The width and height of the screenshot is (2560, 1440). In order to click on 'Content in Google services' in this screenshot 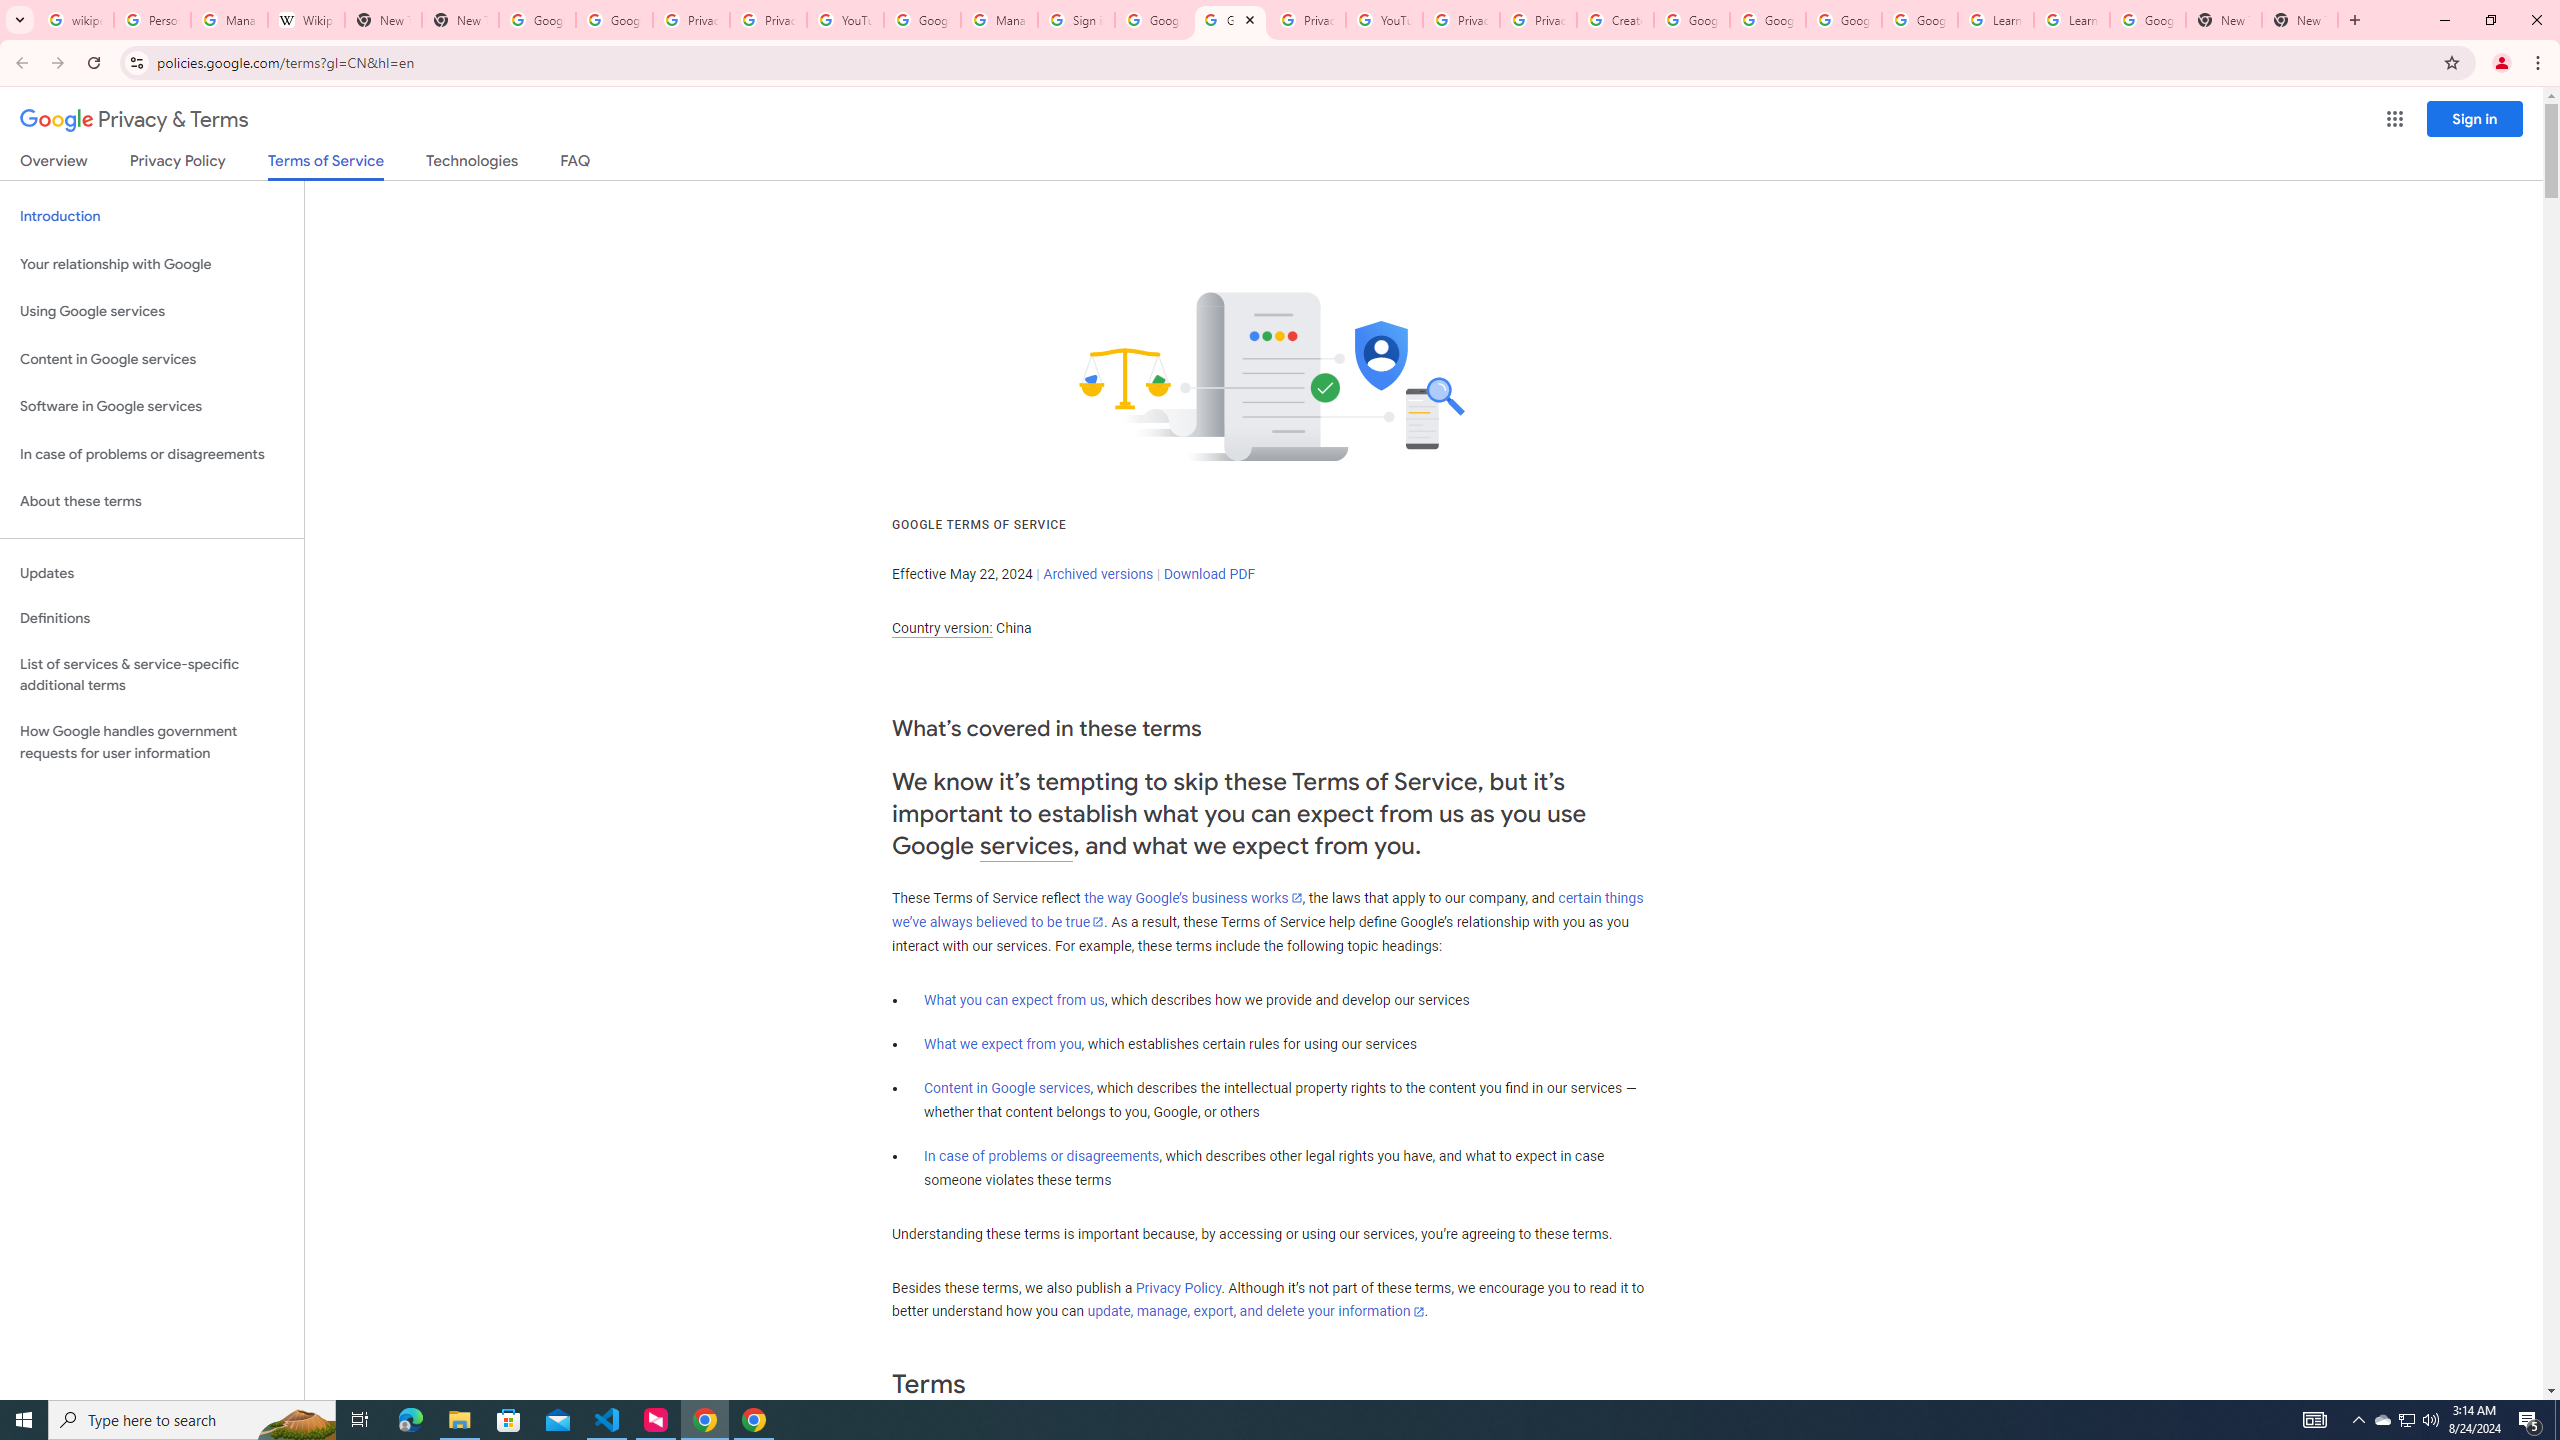, I will do `click(1006, 1087)`.